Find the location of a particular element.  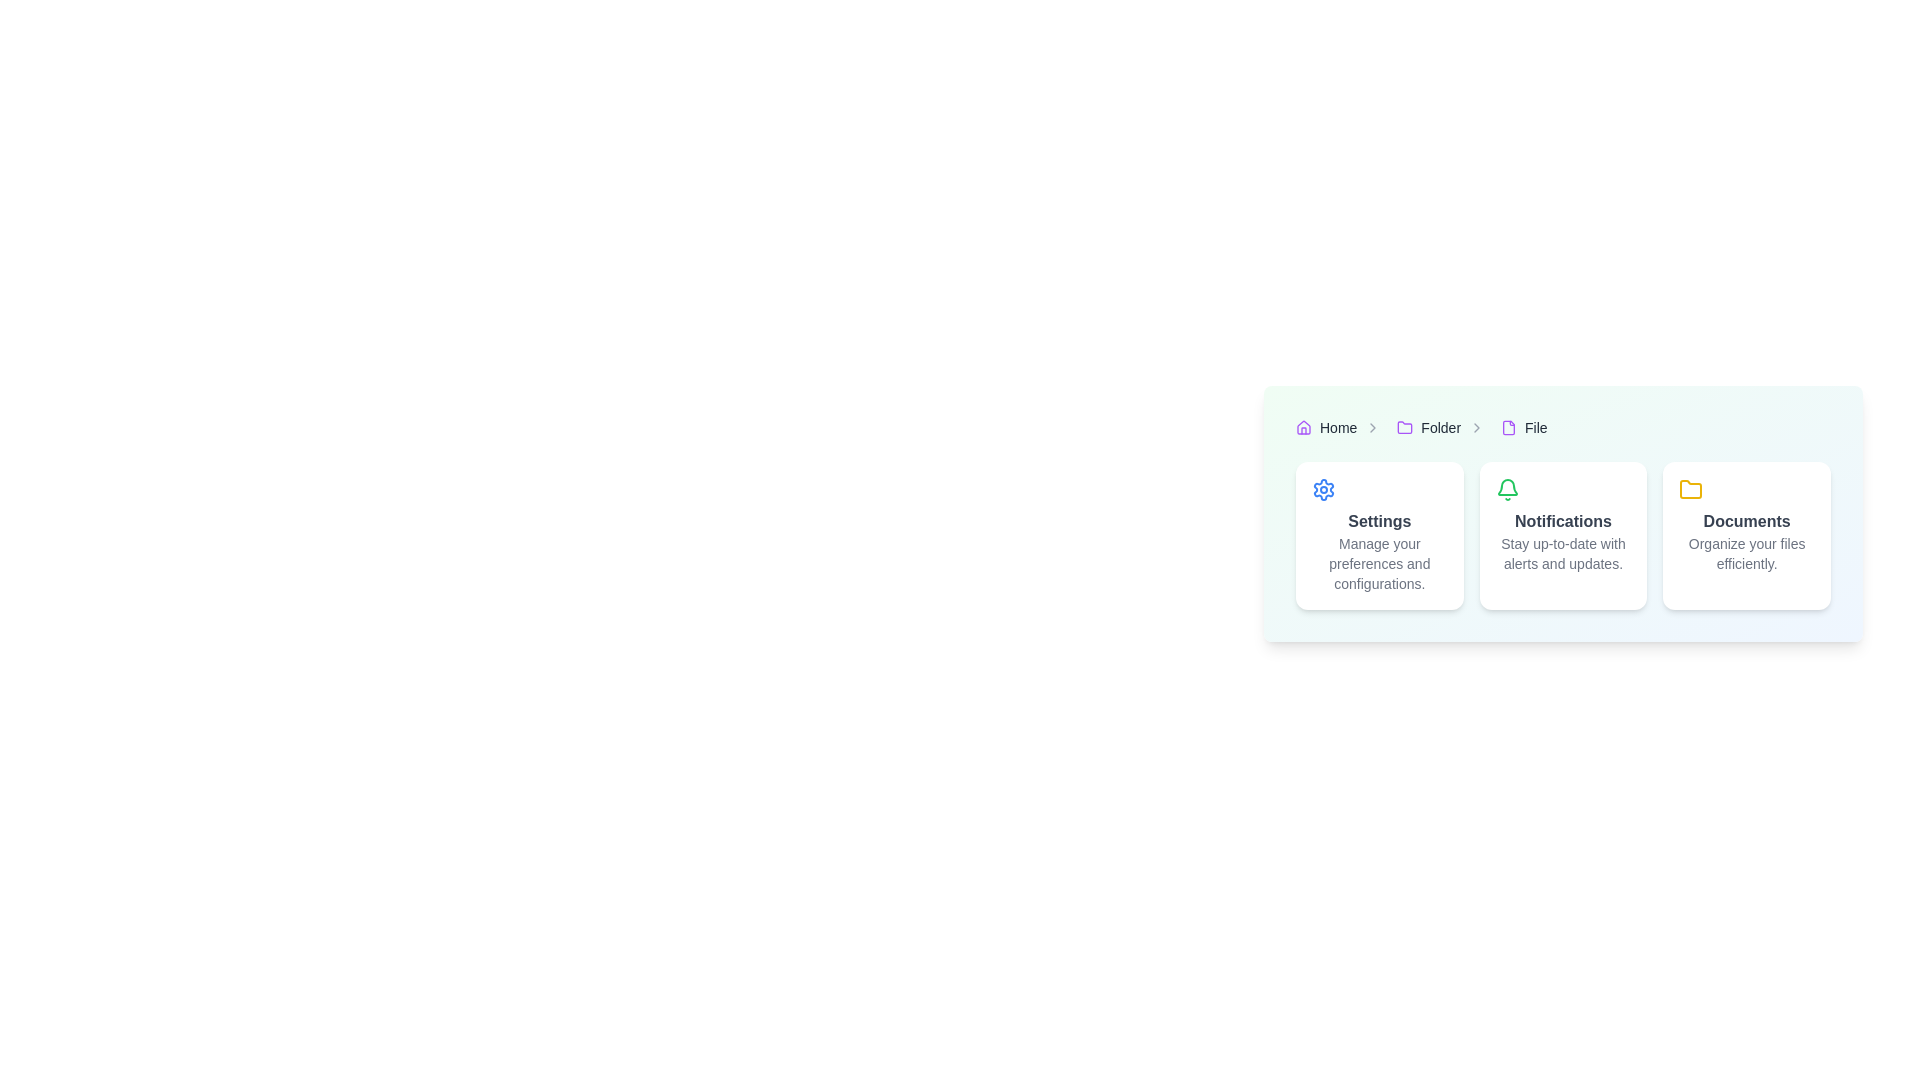

the 'File' hyperlink located is located at coordinates (1535, 427).